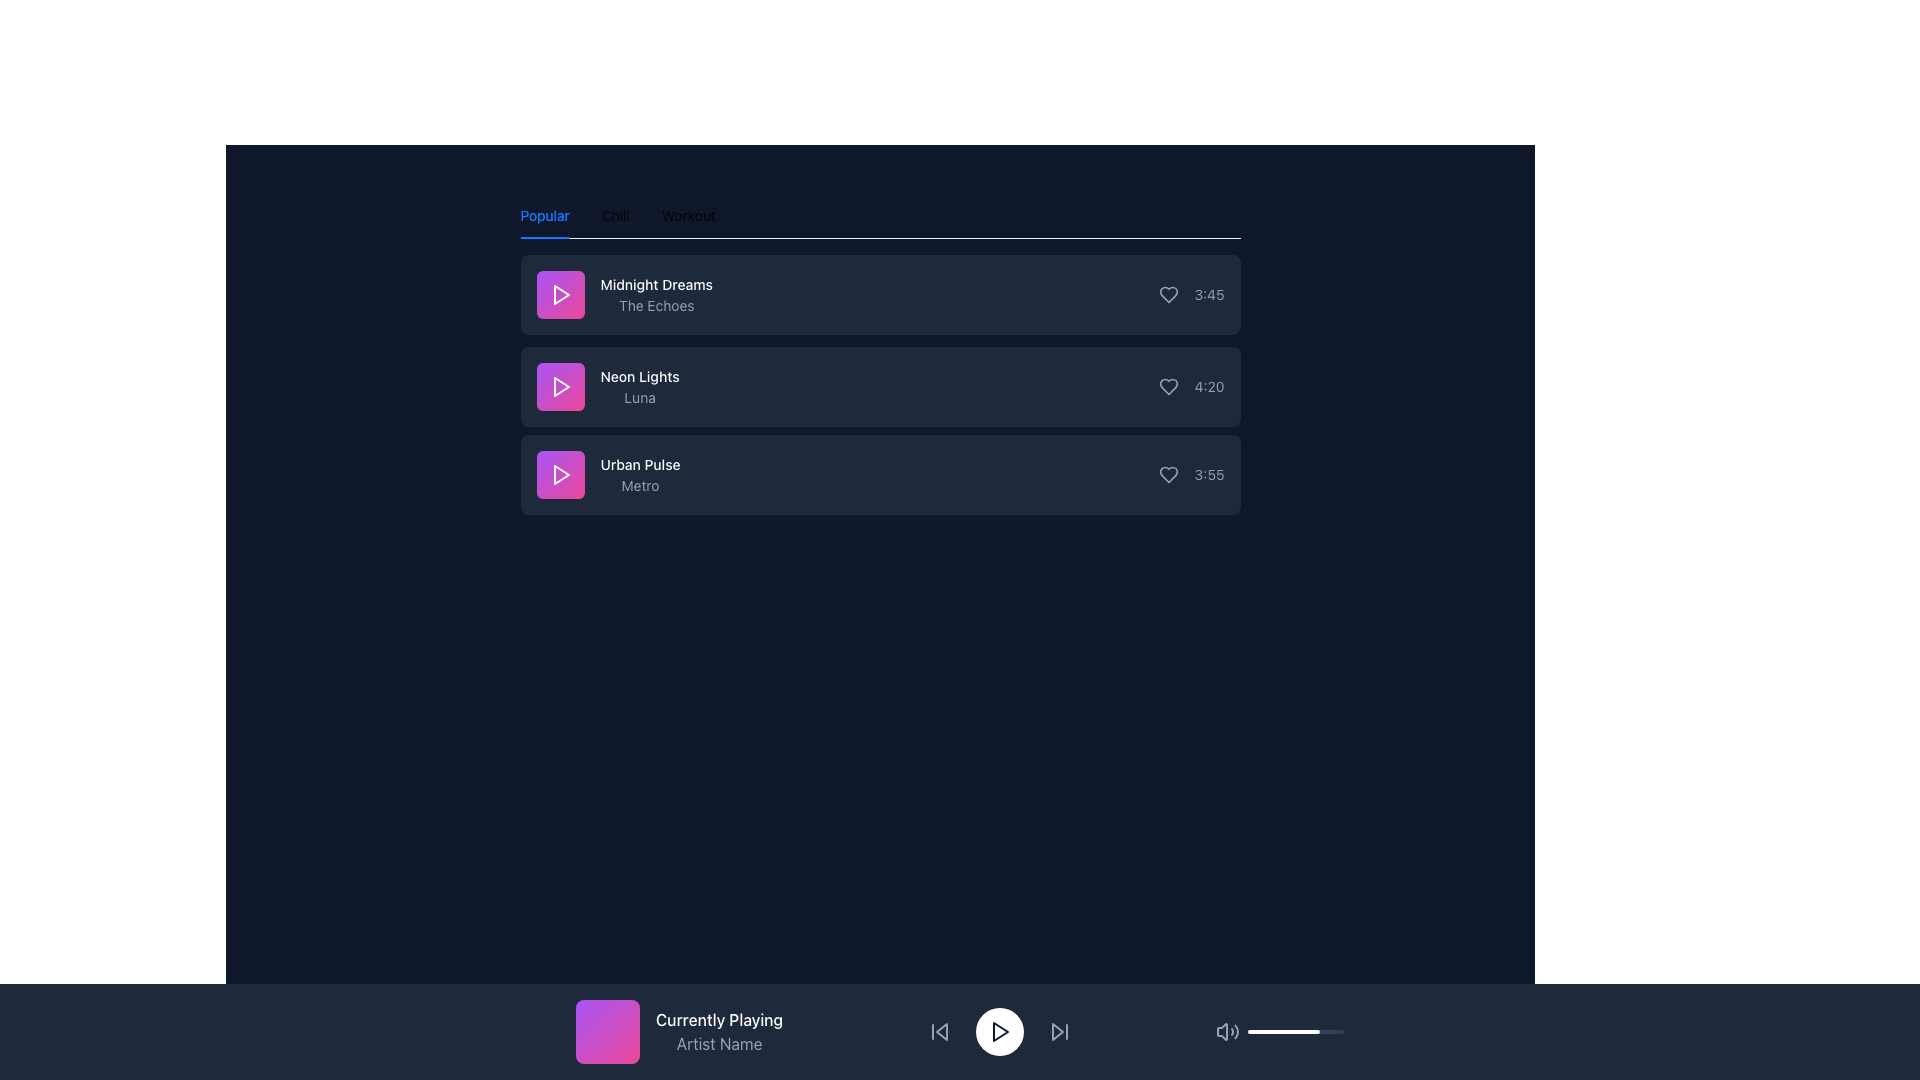  What do you see at coordinates (940, 1032) in the screenshot?
I see `the triangular icon button located on the control panel` at bounding box center [940, 1032].